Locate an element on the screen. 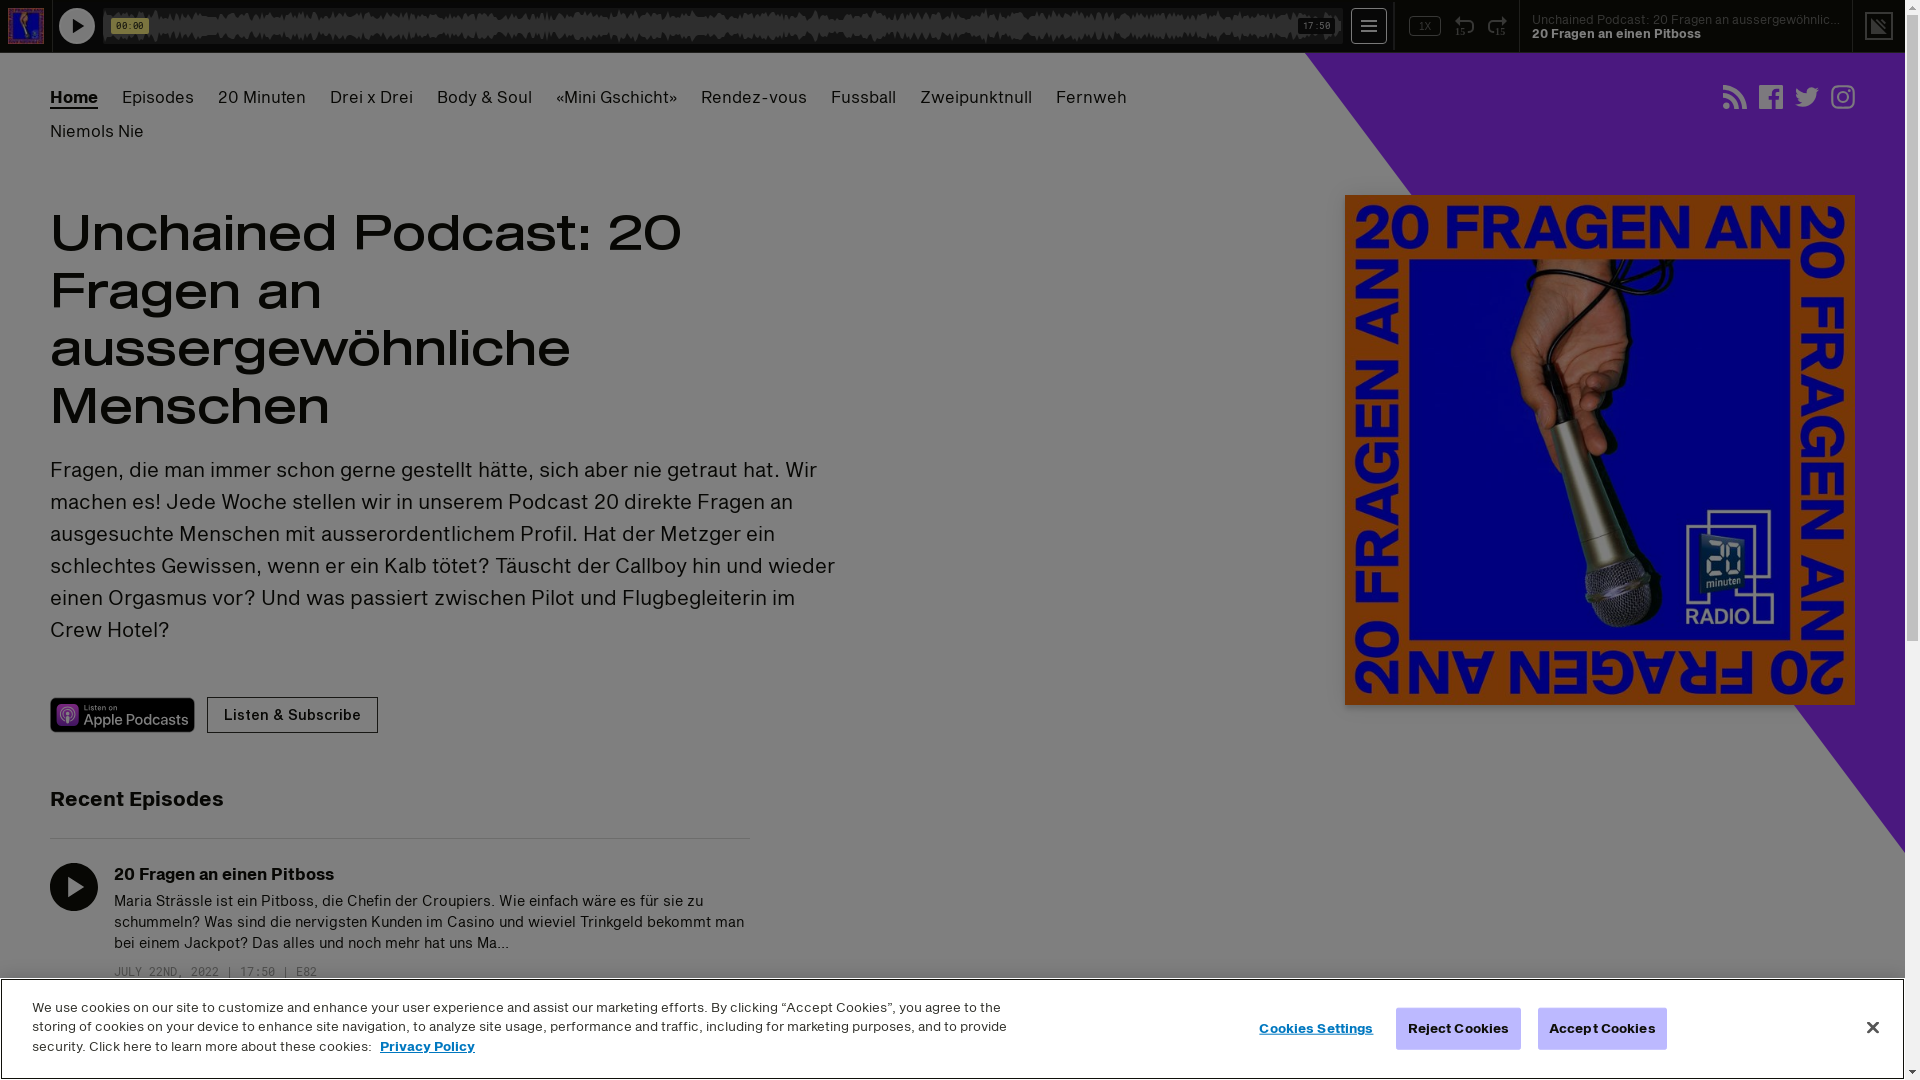  'Privacy Policy' is located at coordinates (426, 1044).